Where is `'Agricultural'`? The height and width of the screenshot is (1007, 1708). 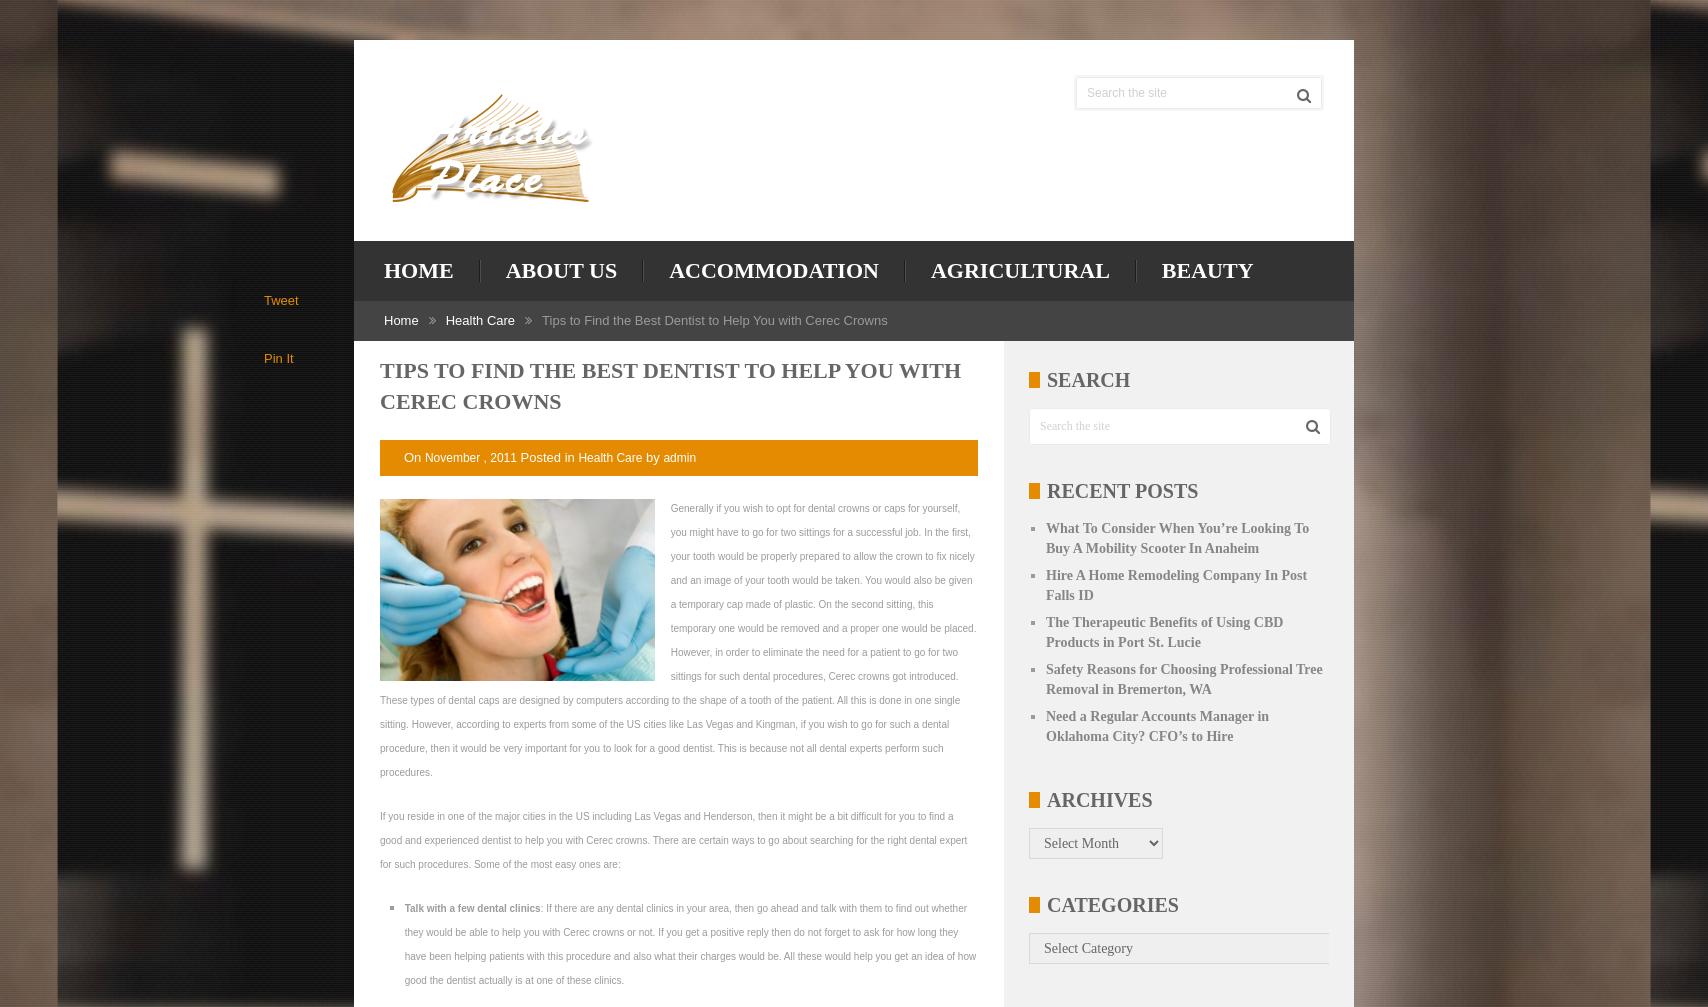 'Agricultural' is located at coordinates (1019, 270).